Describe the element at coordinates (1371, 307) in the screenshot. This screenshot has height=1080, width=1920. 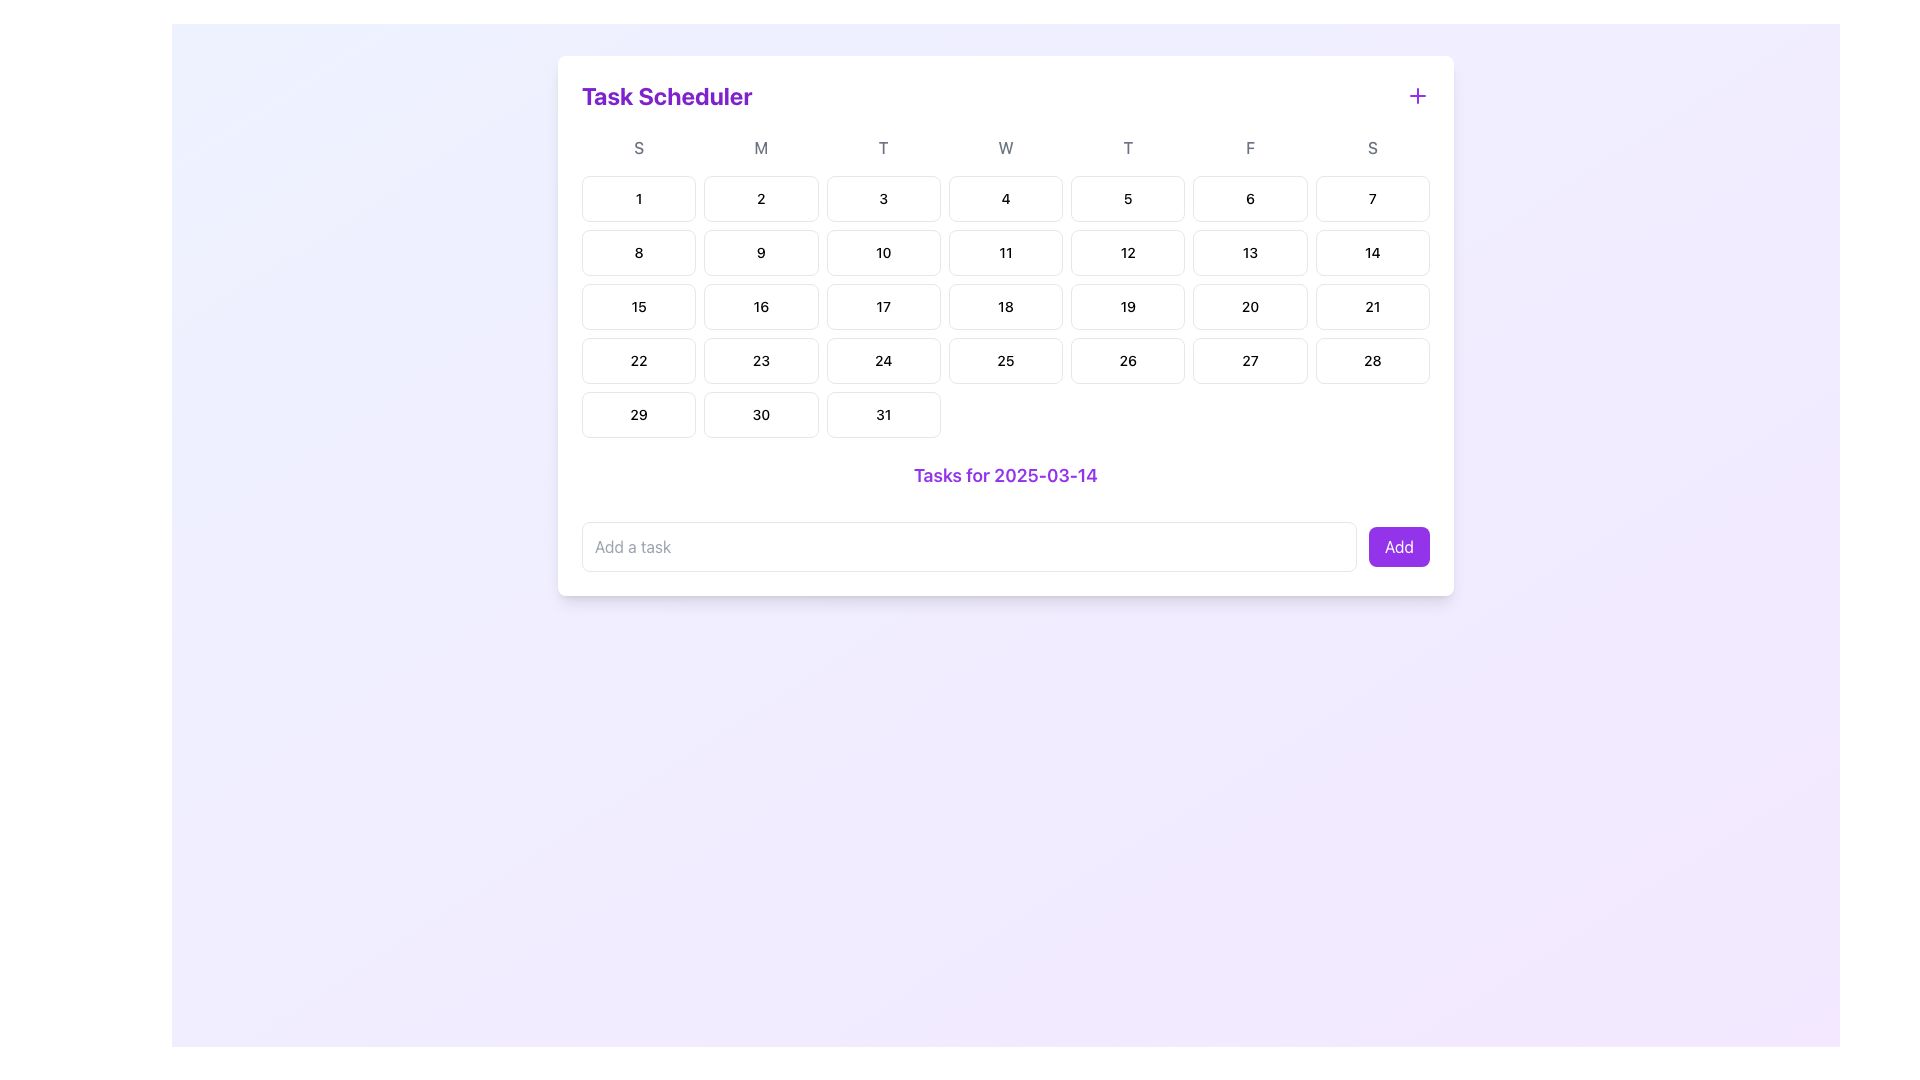
I see `the button representing the 21st day of the displayed month in the calendar grid` at that location.